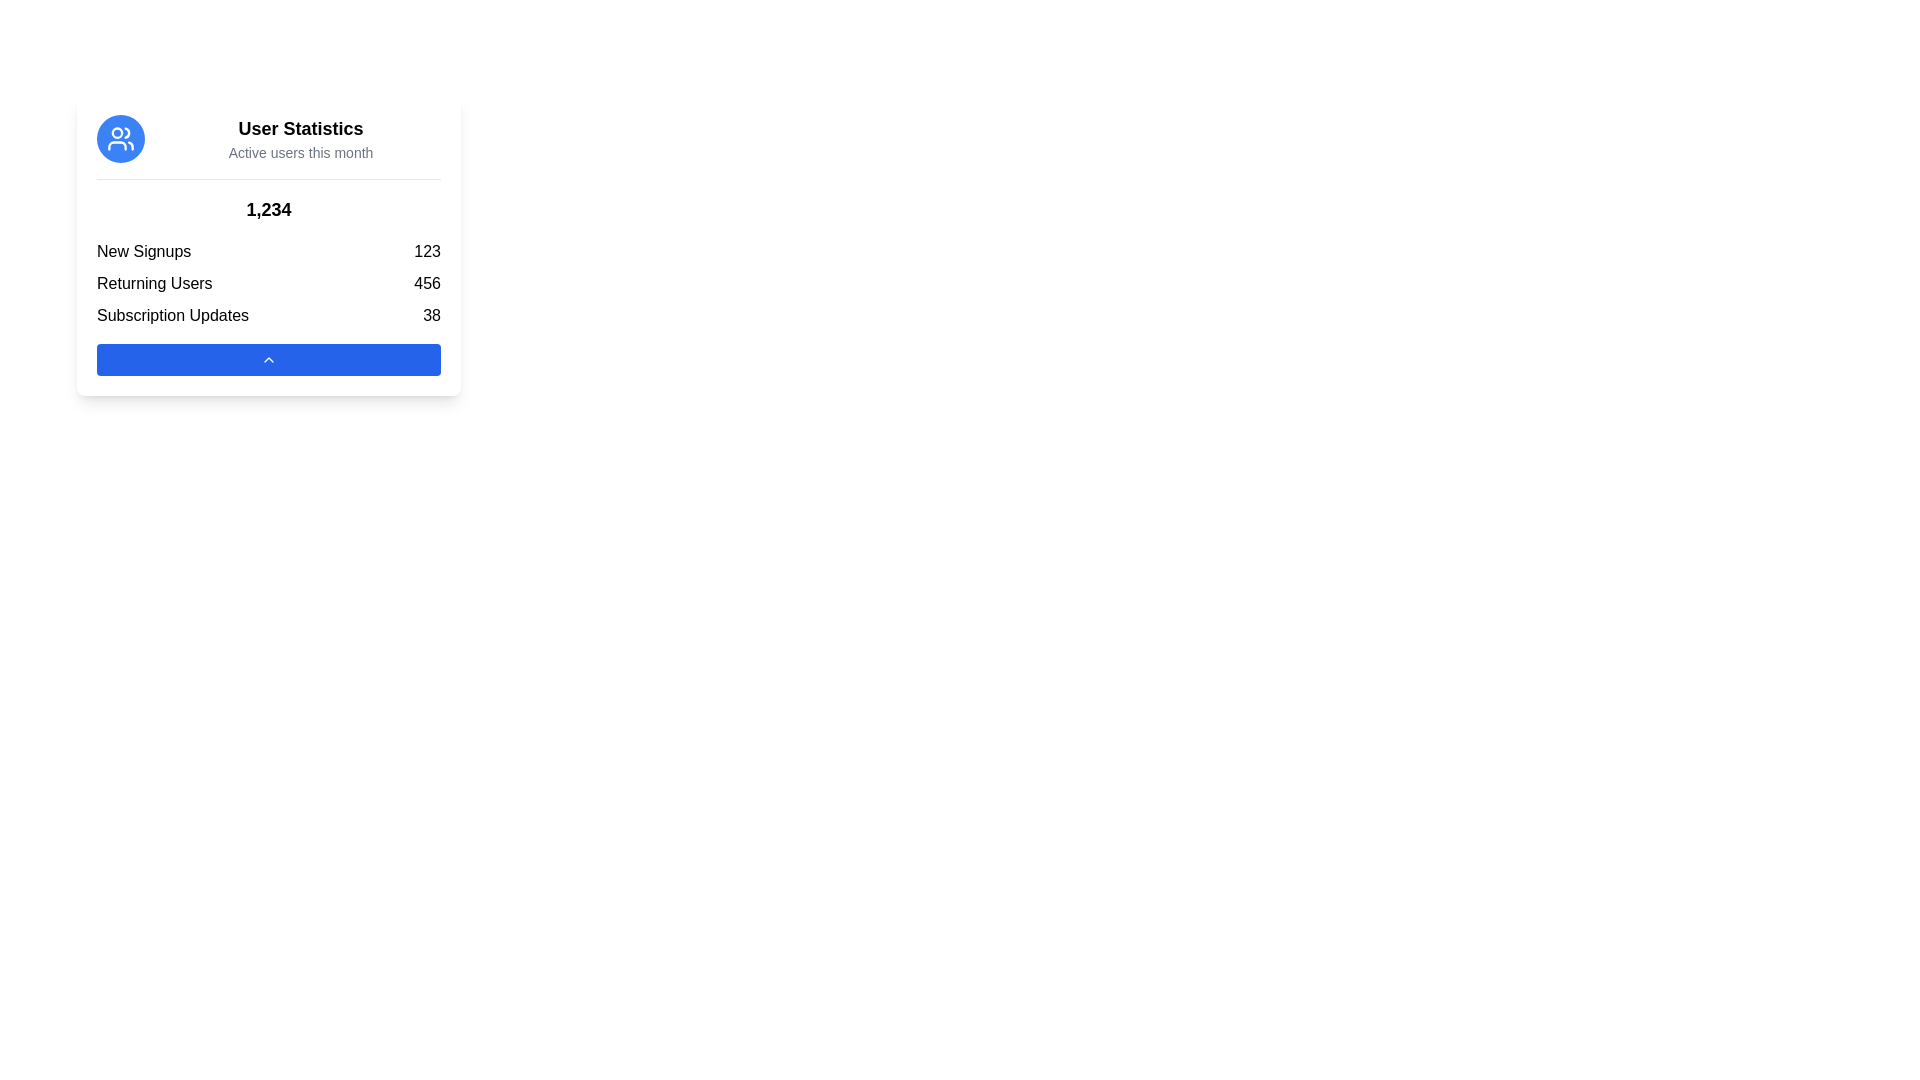  Describe the element at coordinates (426, 250) in the screenshot. I see `the static text displaying the count of 'New Signups' in the User Statistics section` at that location.